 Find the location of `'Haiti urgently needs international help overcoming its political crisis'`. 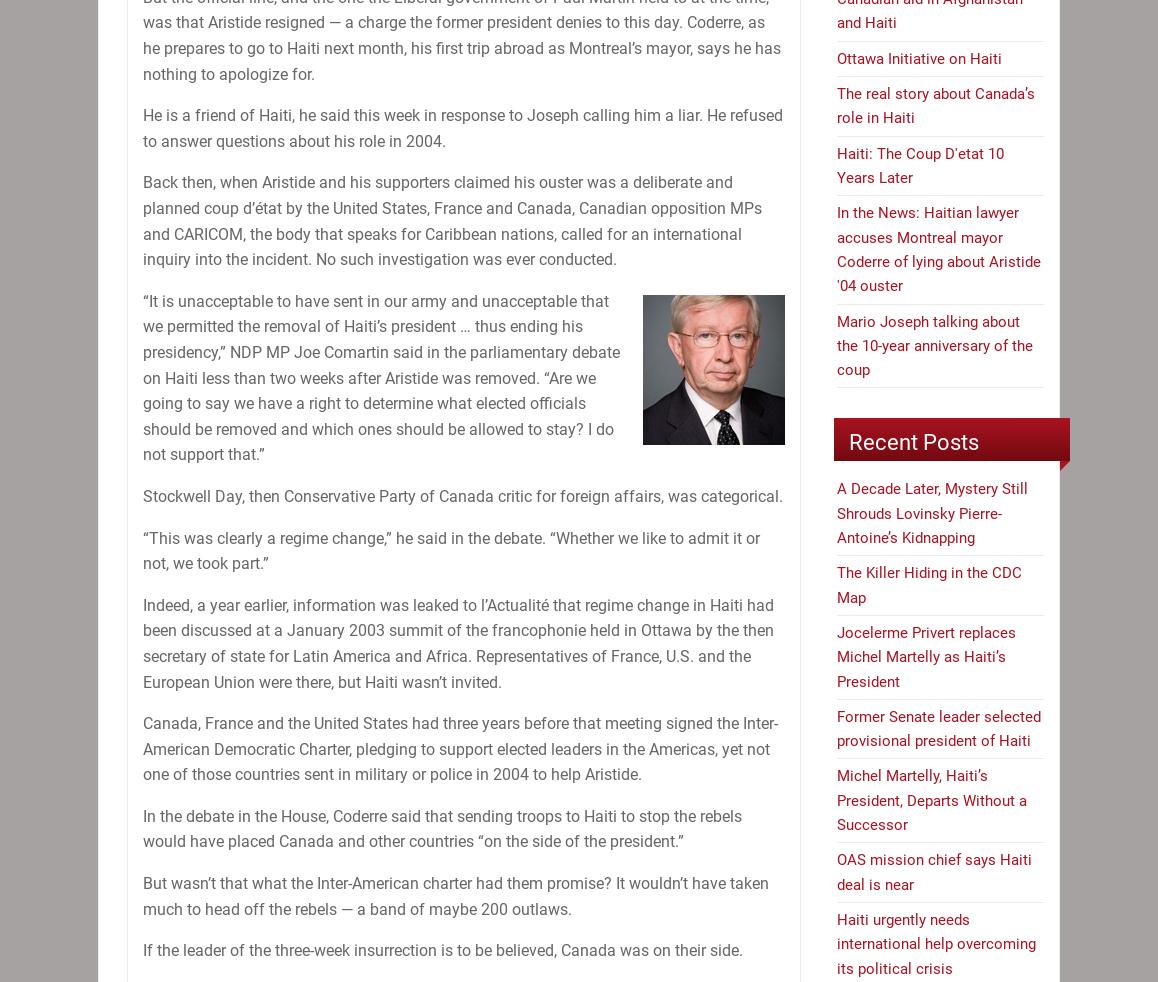

'Haiti urgently needs international help overcoming its political crisis' is located at coordinates (836, 943).